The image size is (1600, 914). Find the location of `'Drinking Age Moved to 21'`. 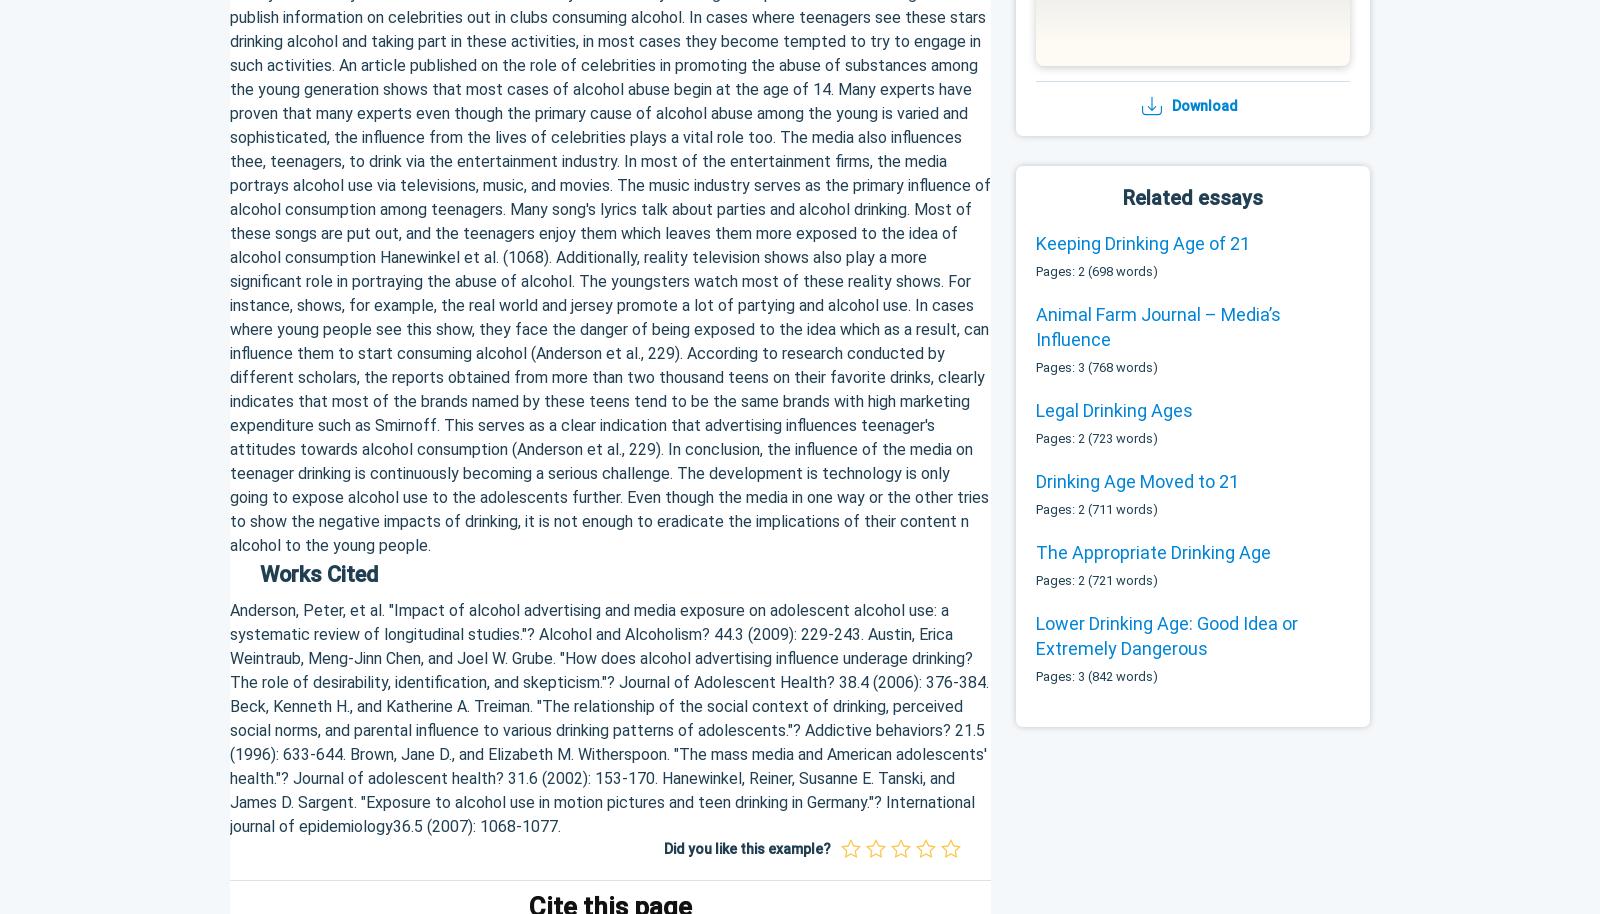

'Drinking Age Moved to 21' is located at coordinates (1137, 480).